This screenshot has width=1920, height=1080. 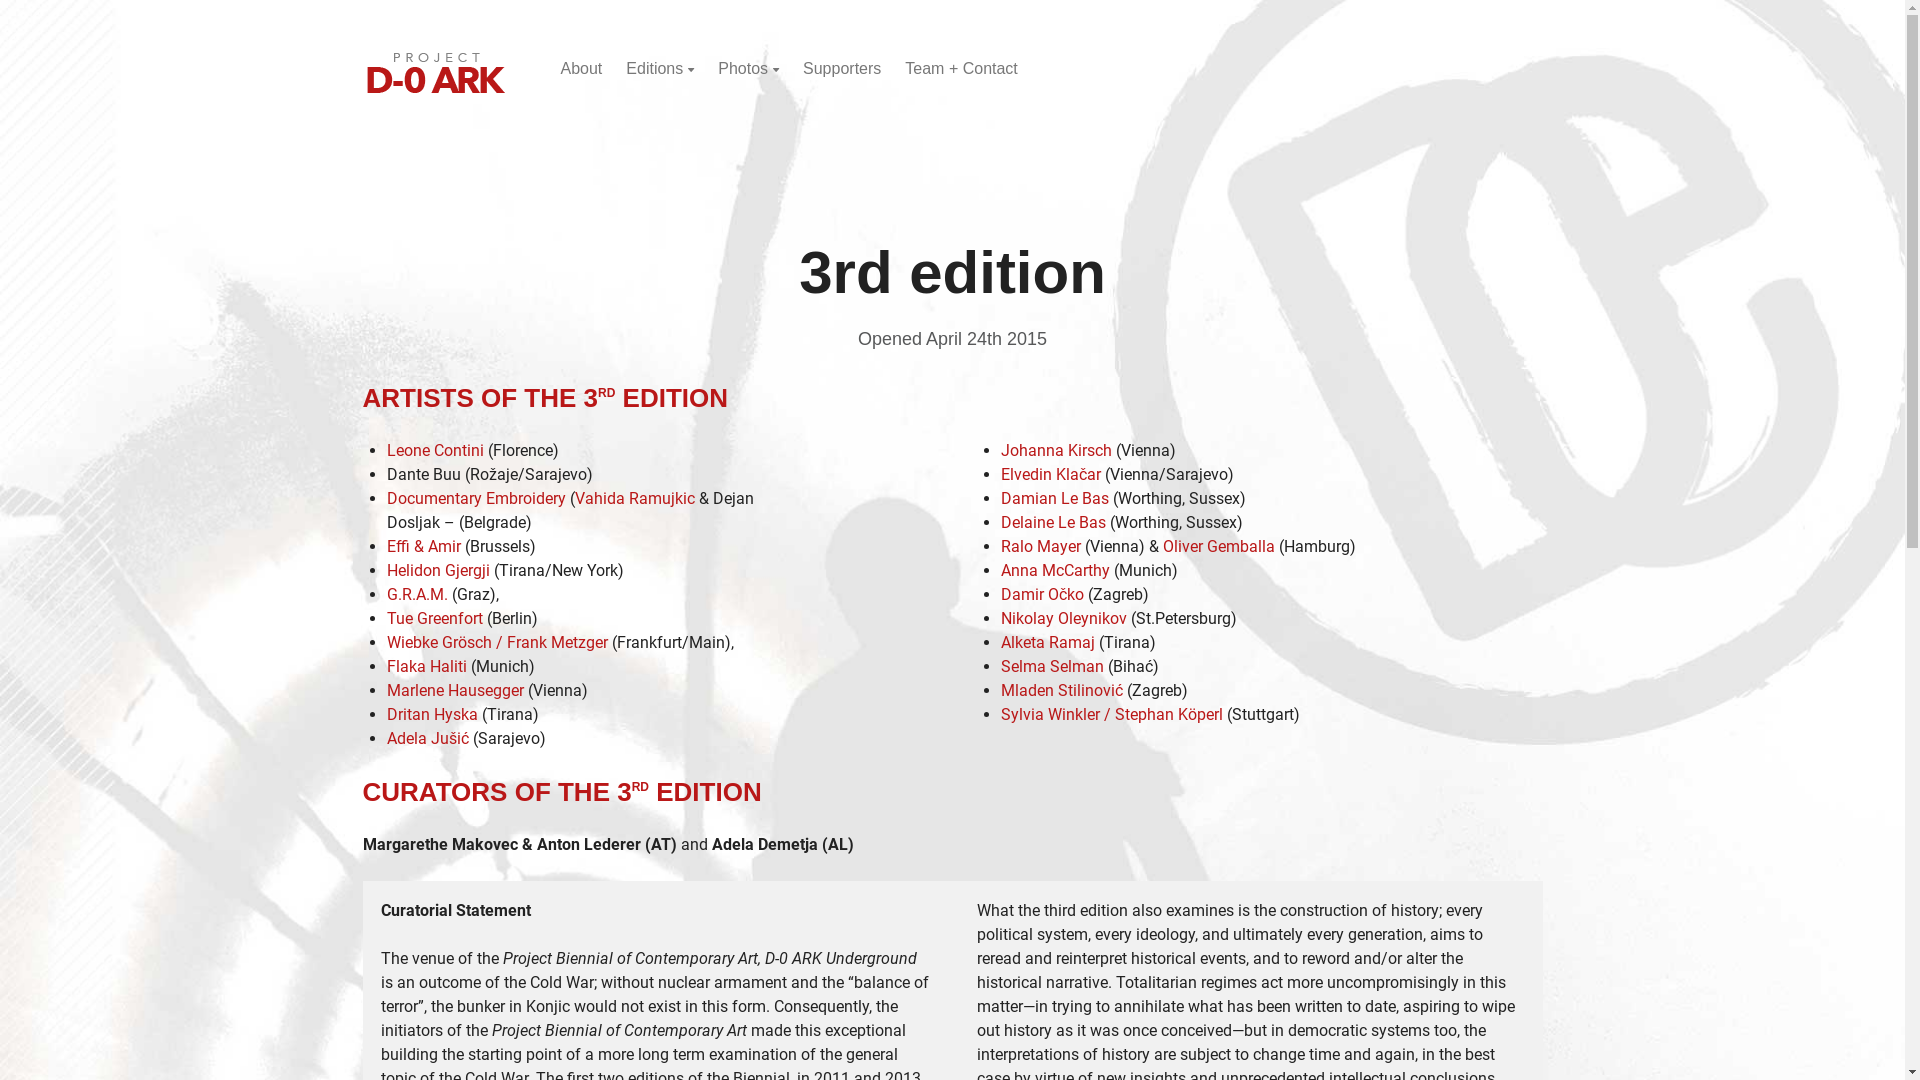 I want to click on 'Johanna Kirsch', so click(x=1054, y=450).